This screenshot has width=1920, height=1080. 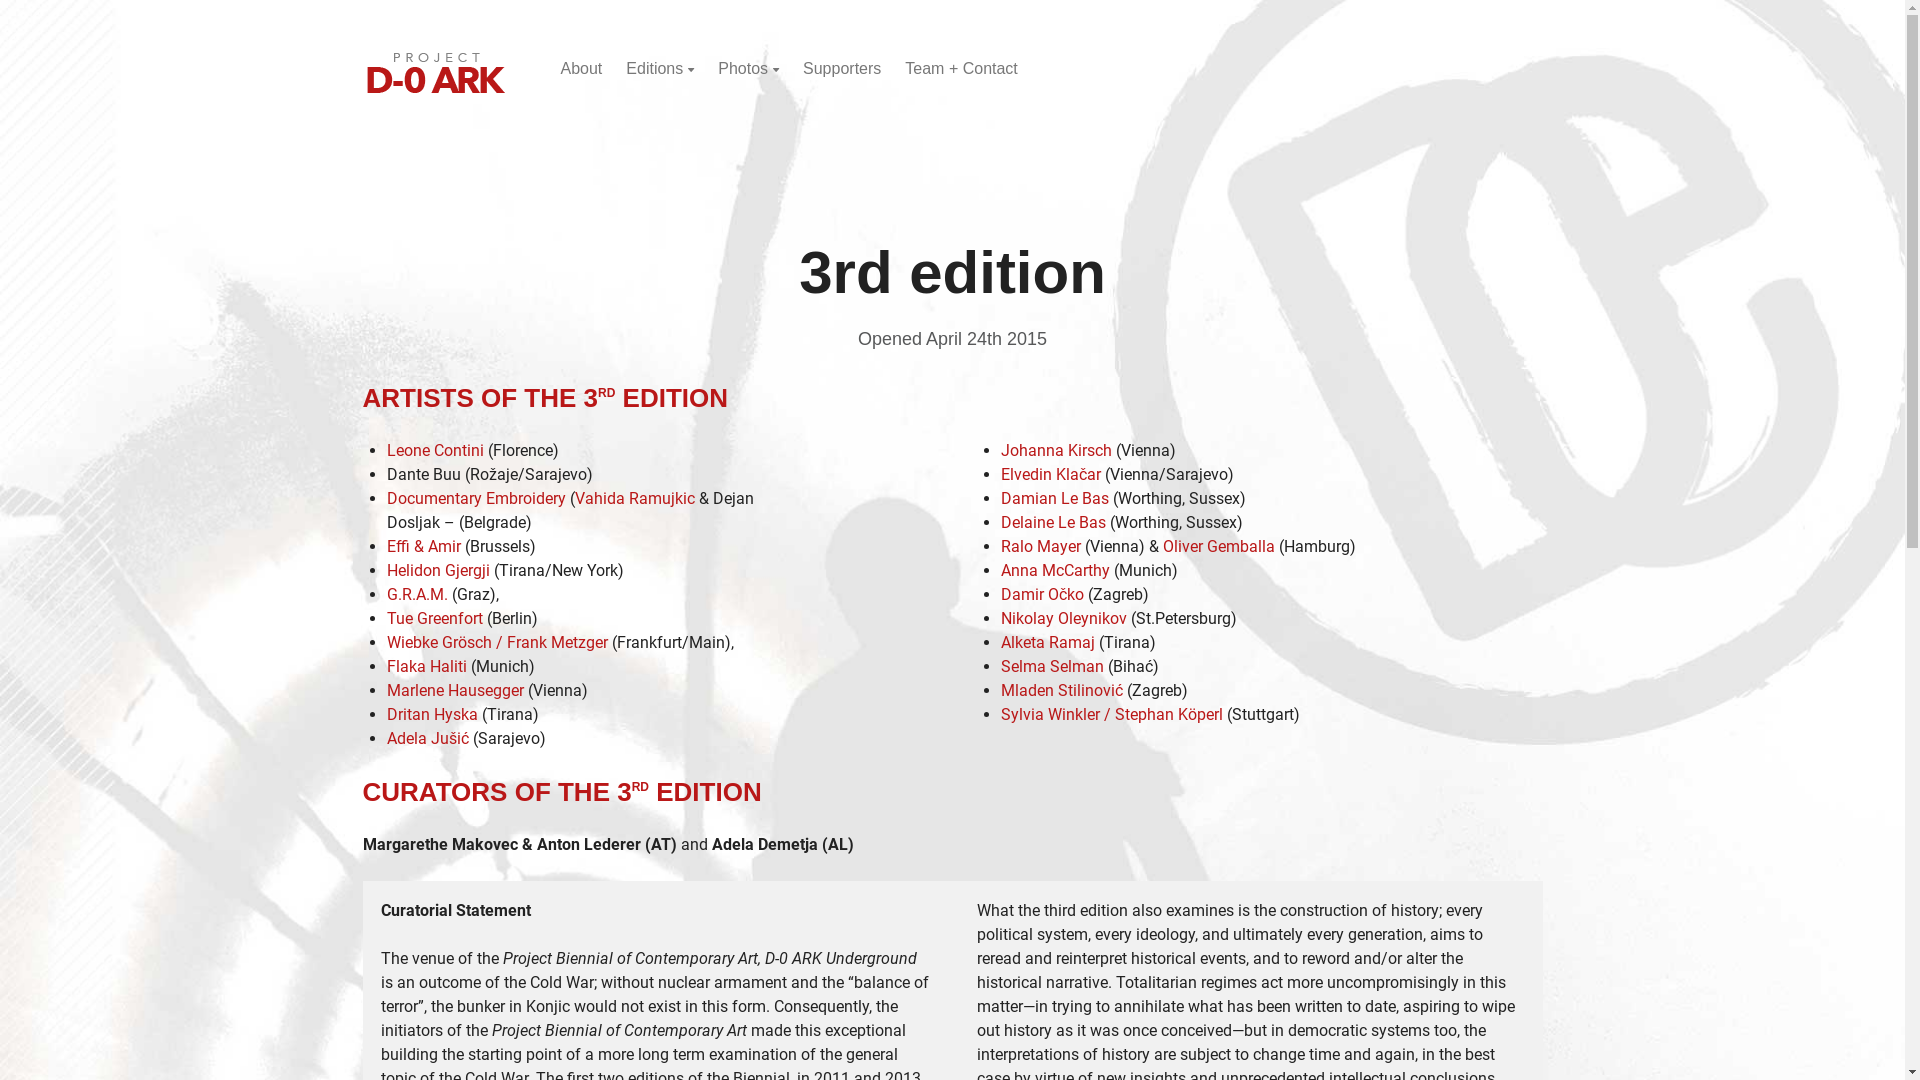 I want to click on 'Johanna Kirsch', so click(x=1054, y=450).